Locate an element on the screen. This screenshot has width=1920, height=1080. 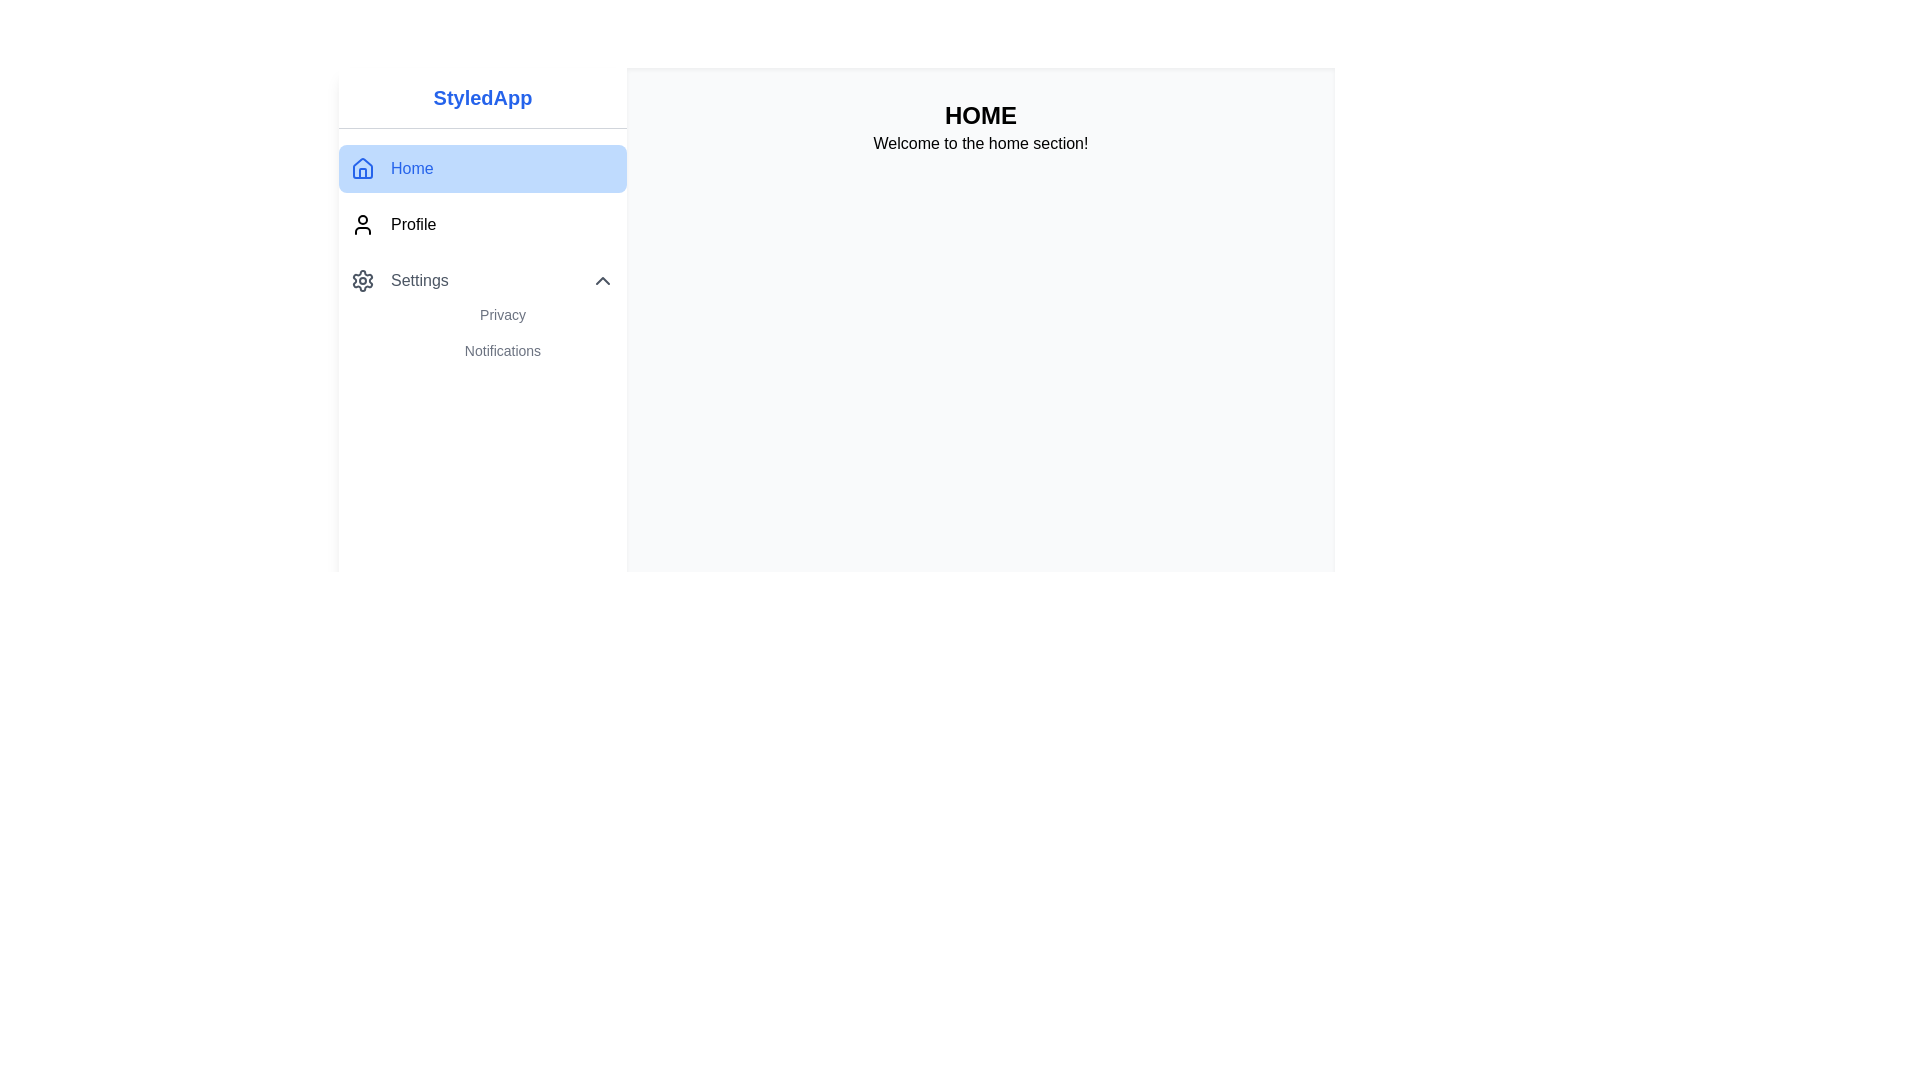
the static text element that displays 'Welcome to the home section!' and is centered horizontally within a light gray section below the 'HOME' header is located at coordinates (980, 142).